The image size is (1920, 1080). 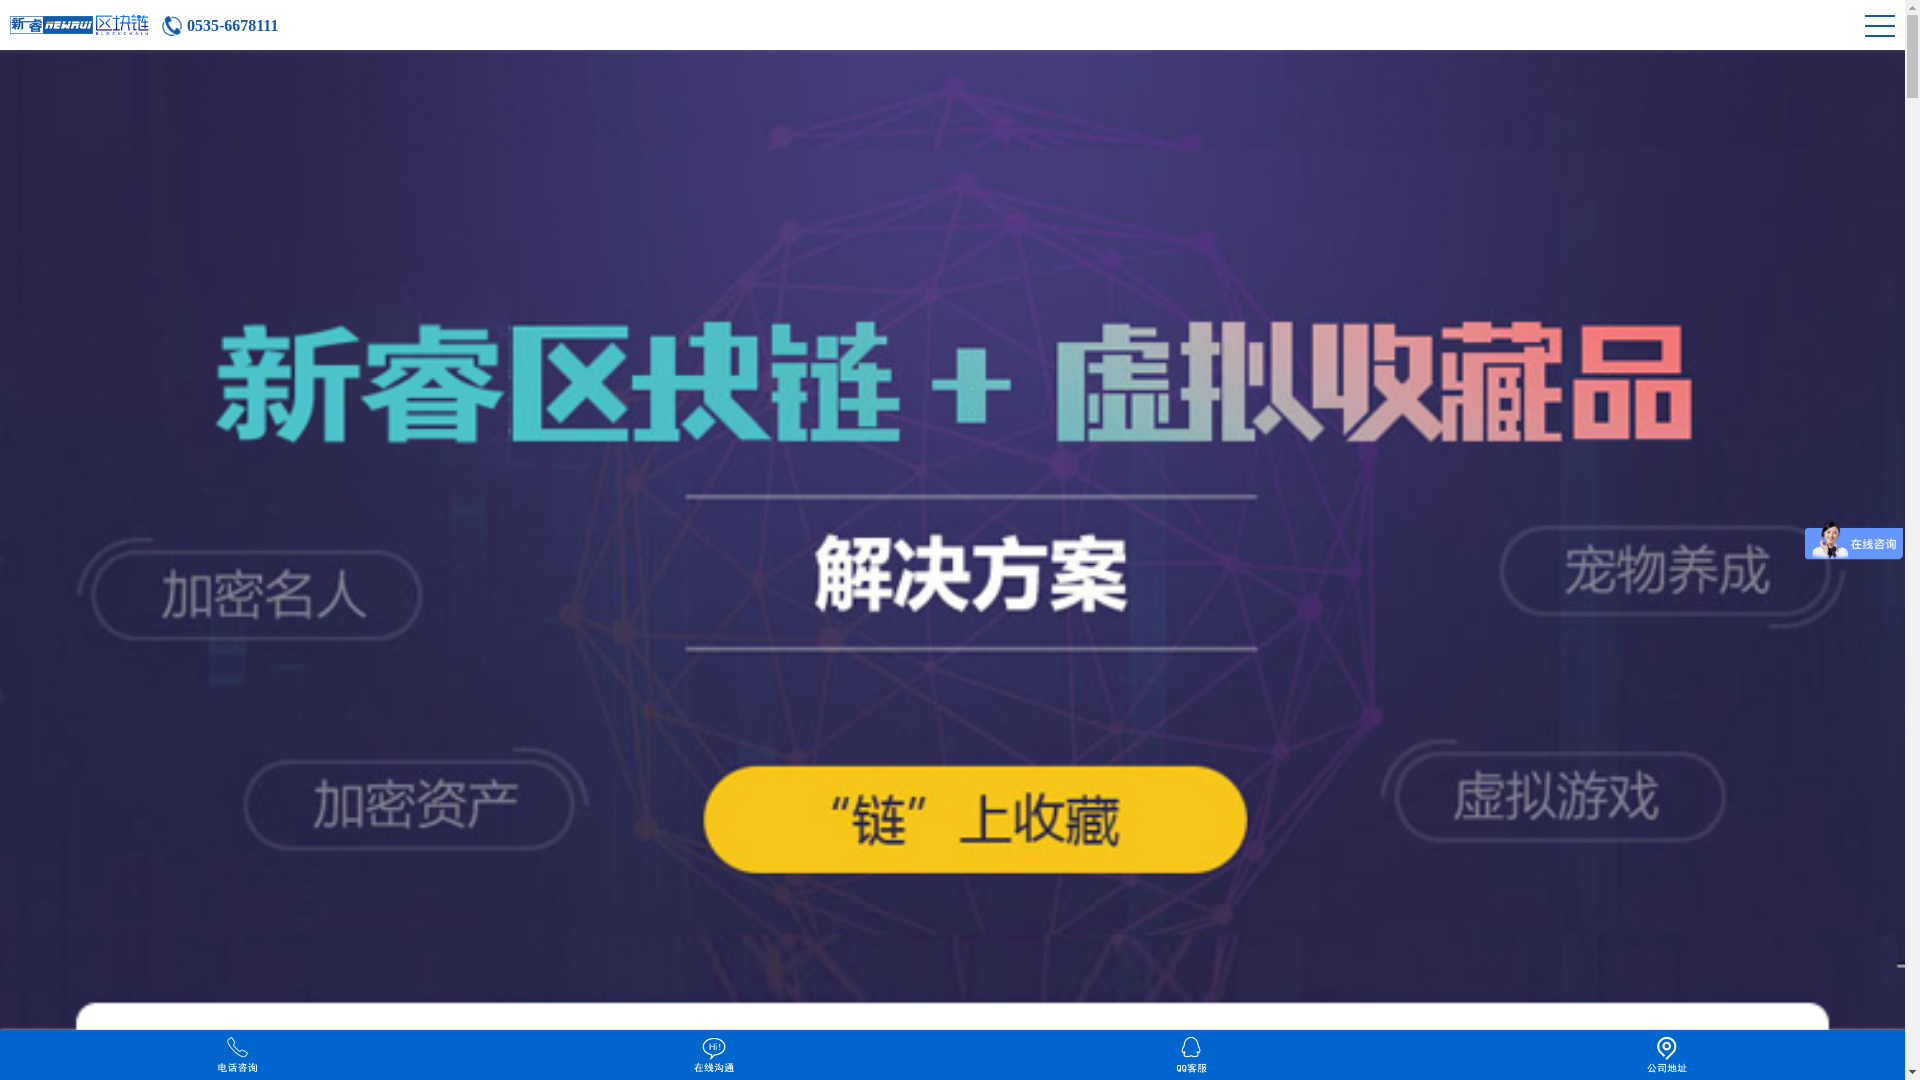 I want to click on '0535-6678111', so click(x=220, y=26).